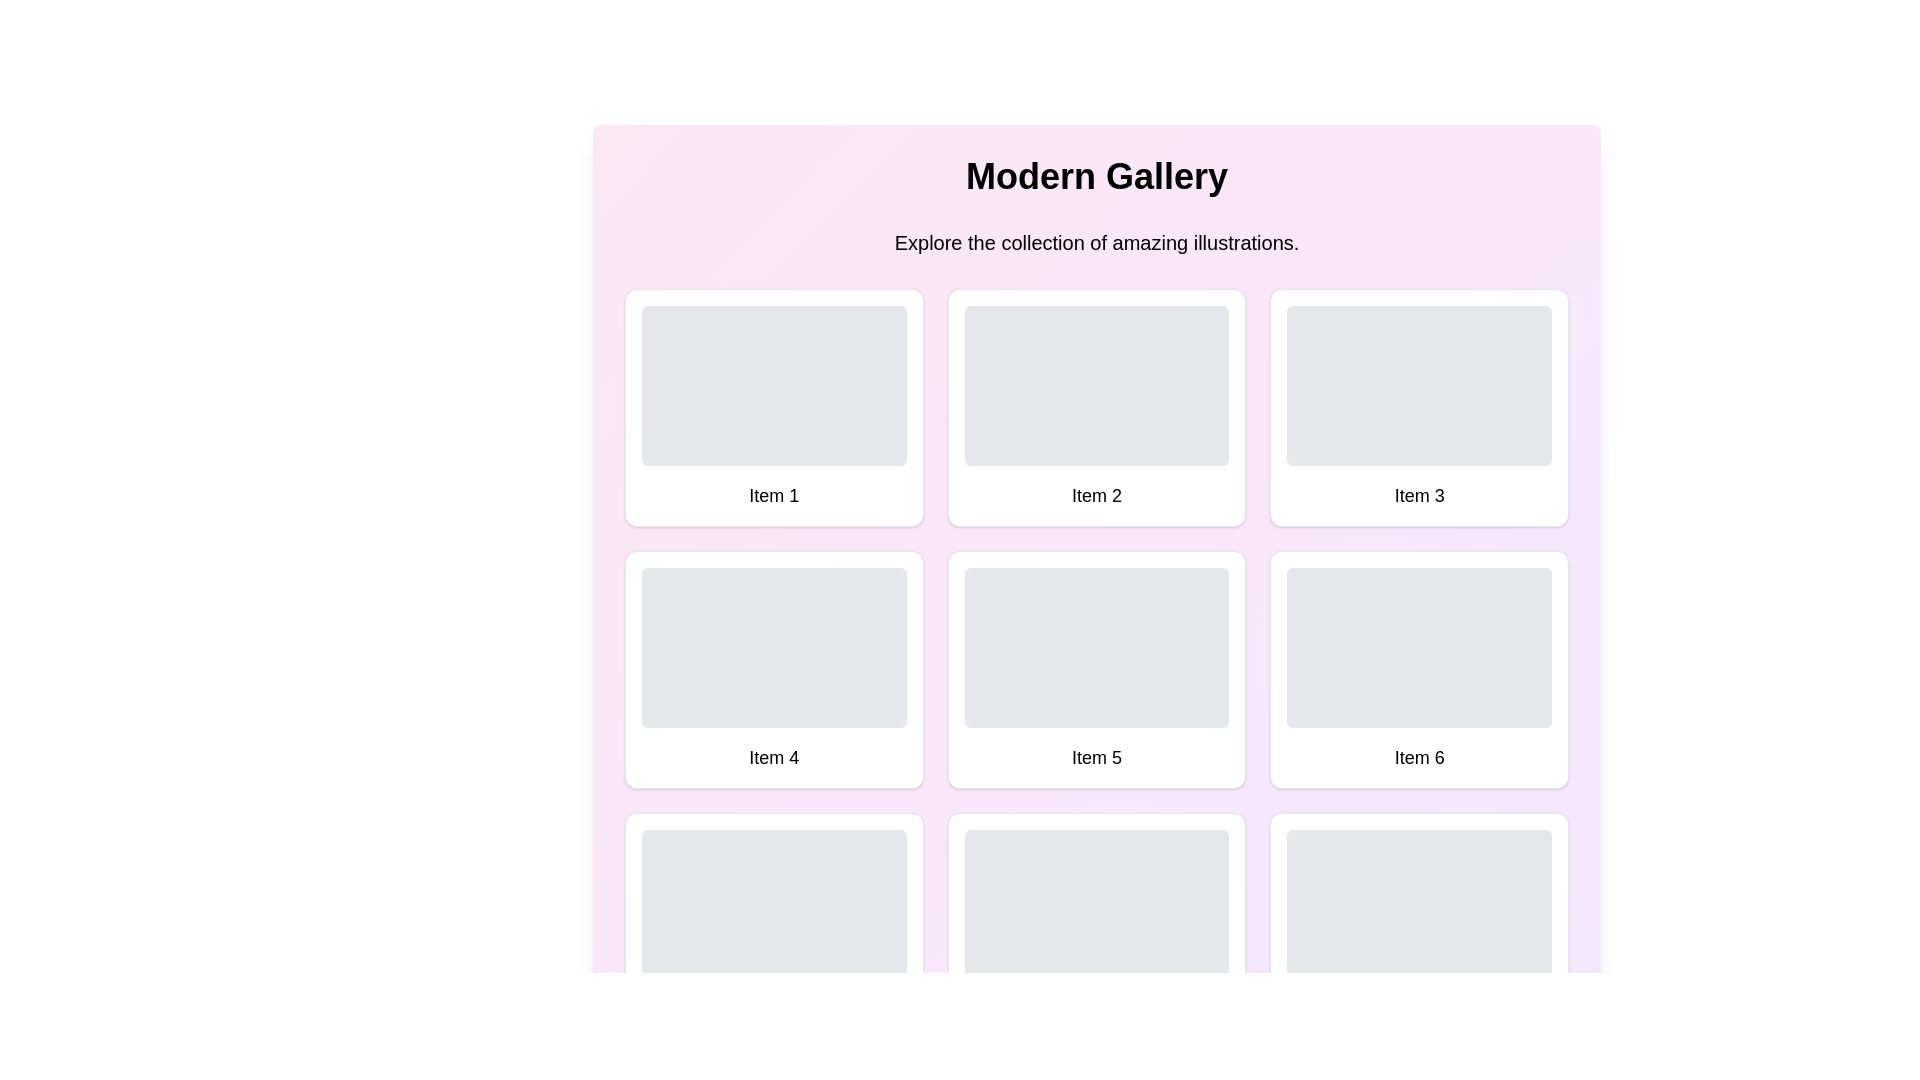 This screenshot has width=1920, height=1080. I want to click on the text label that denotes the title or identifier of the associated item within the grid, positioned at the bottom center of the second card in the top row, located between 'Item 1' and 'Item 3', so click(1095, 495).